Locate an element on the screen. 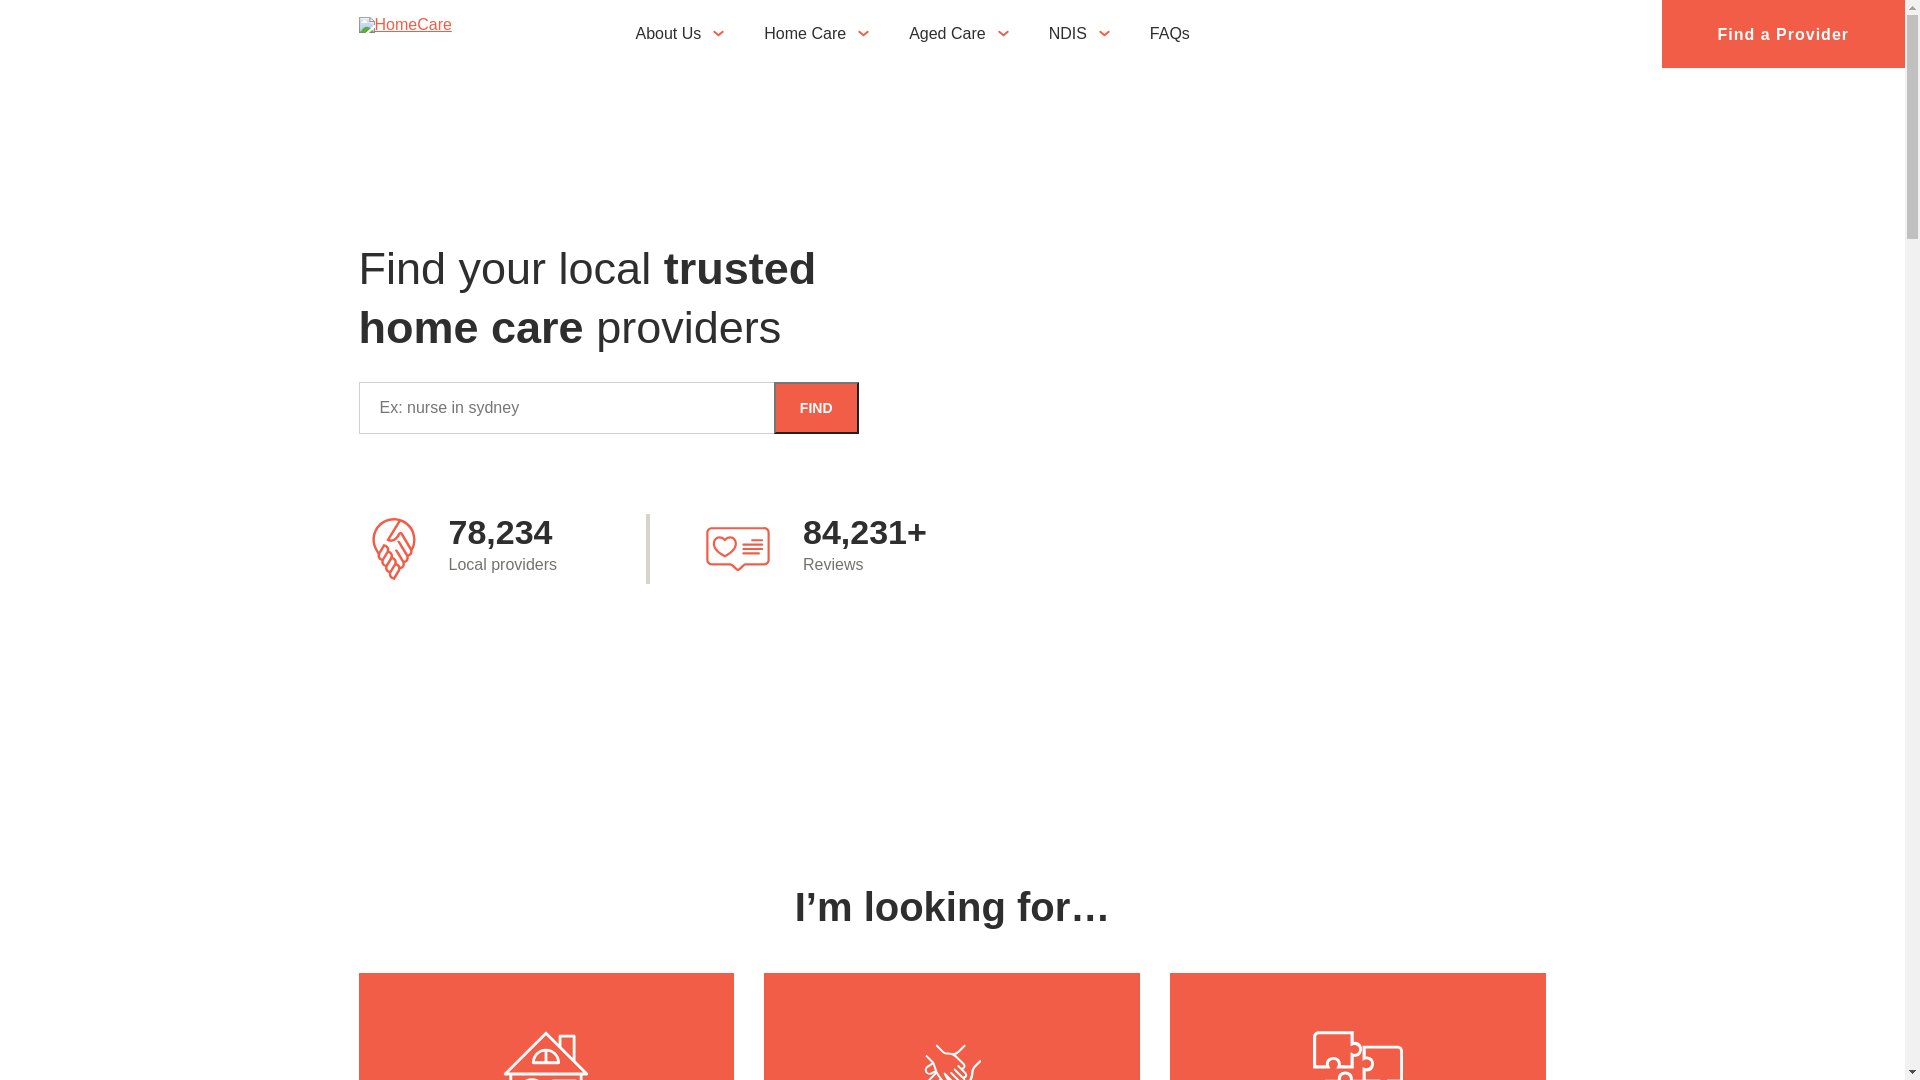 The image size is (1920, 1080). 'FIND' is located at coordinates (772, 407).